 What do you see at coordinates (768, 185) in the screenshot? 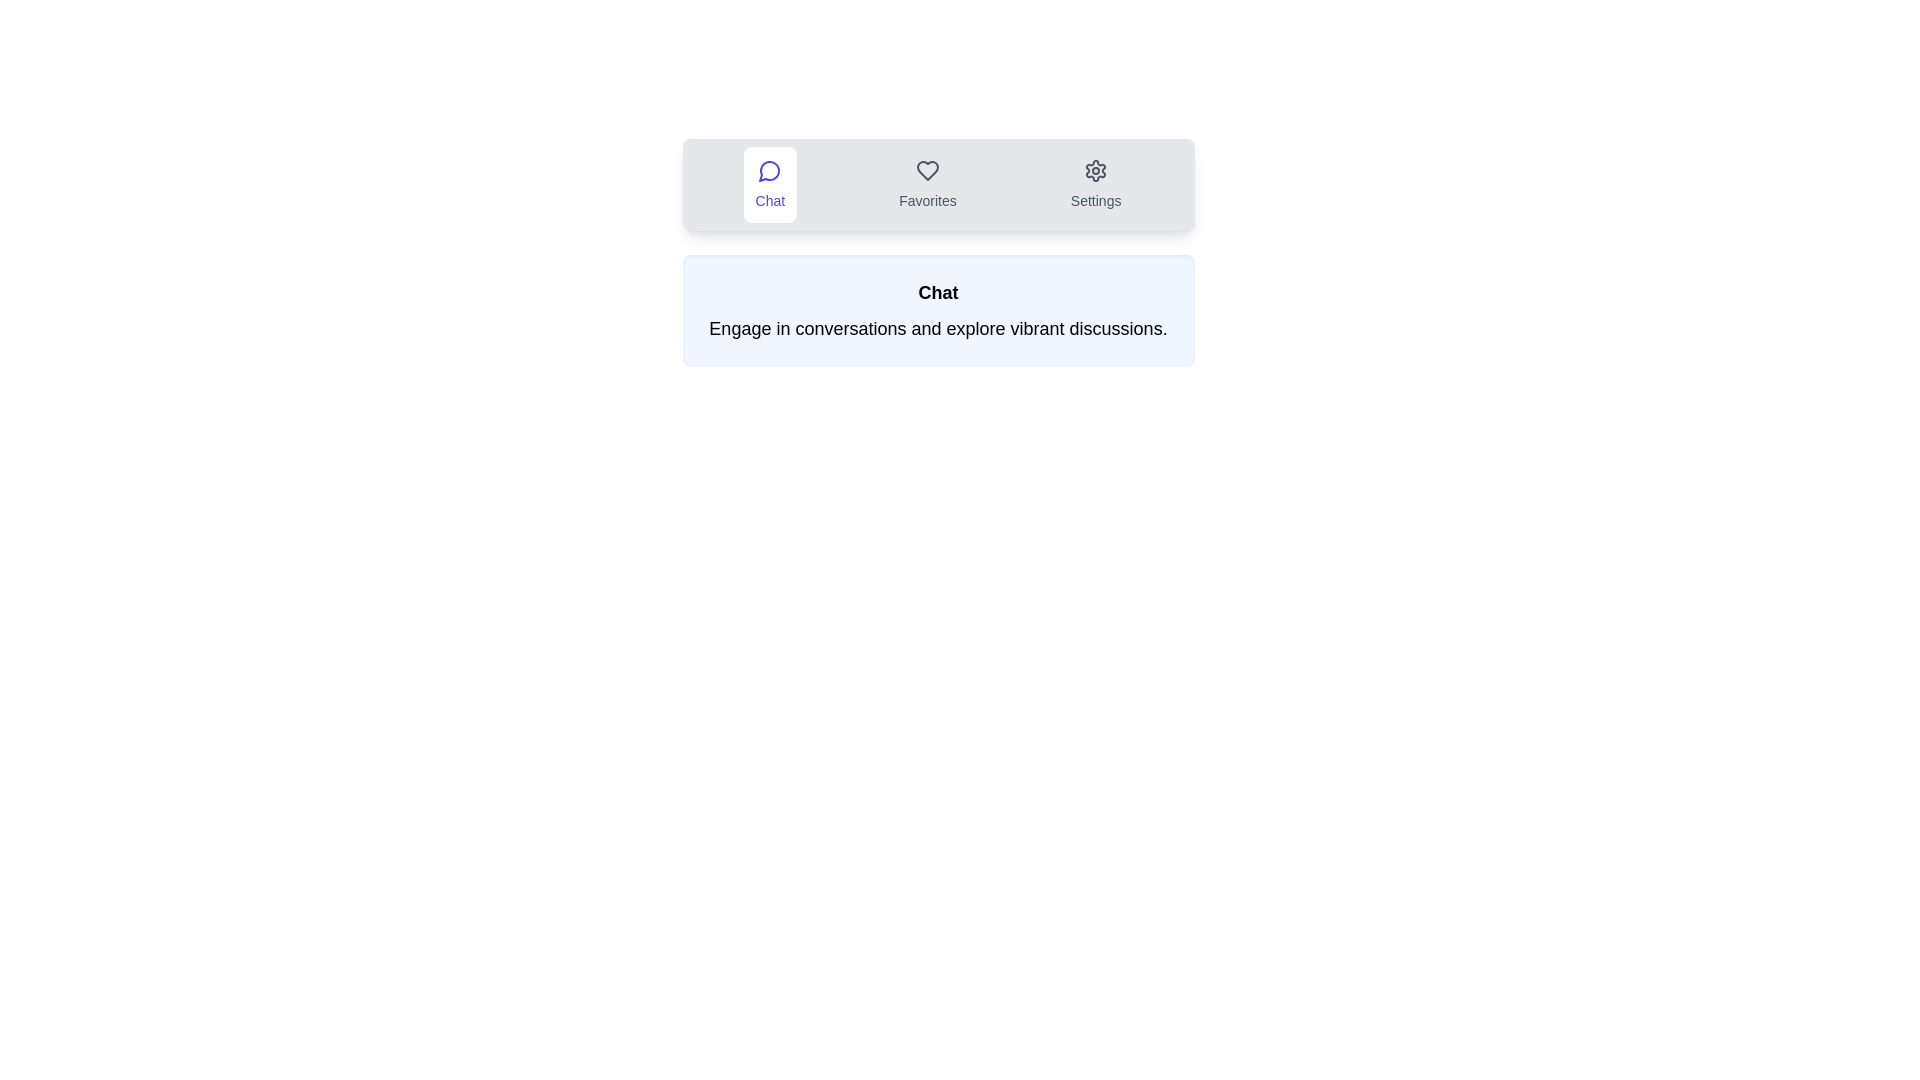
I see `the Chat tab by clicking on its button` at bounding box center [768, 185].